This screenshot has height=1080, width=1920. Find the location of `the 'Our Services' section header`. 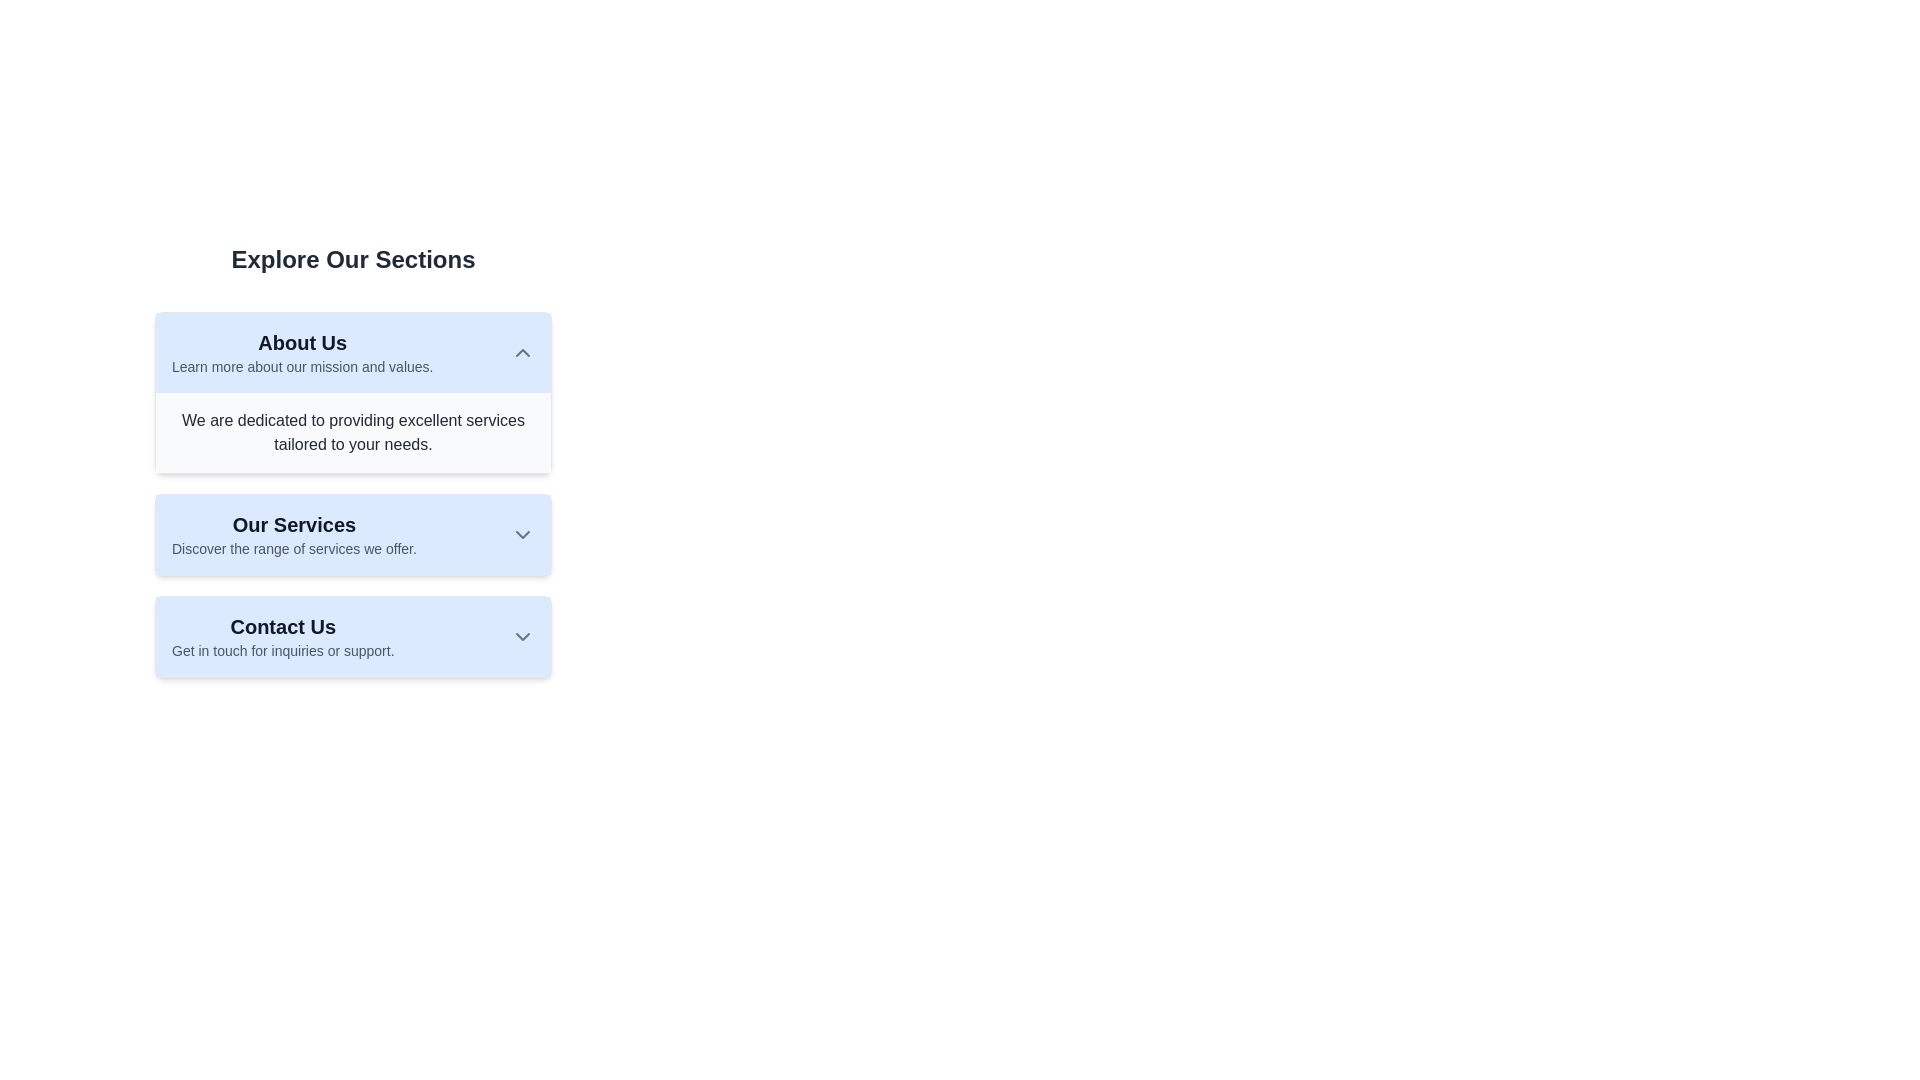

the 'Our Services' section header is located at coordinates (353, 534).